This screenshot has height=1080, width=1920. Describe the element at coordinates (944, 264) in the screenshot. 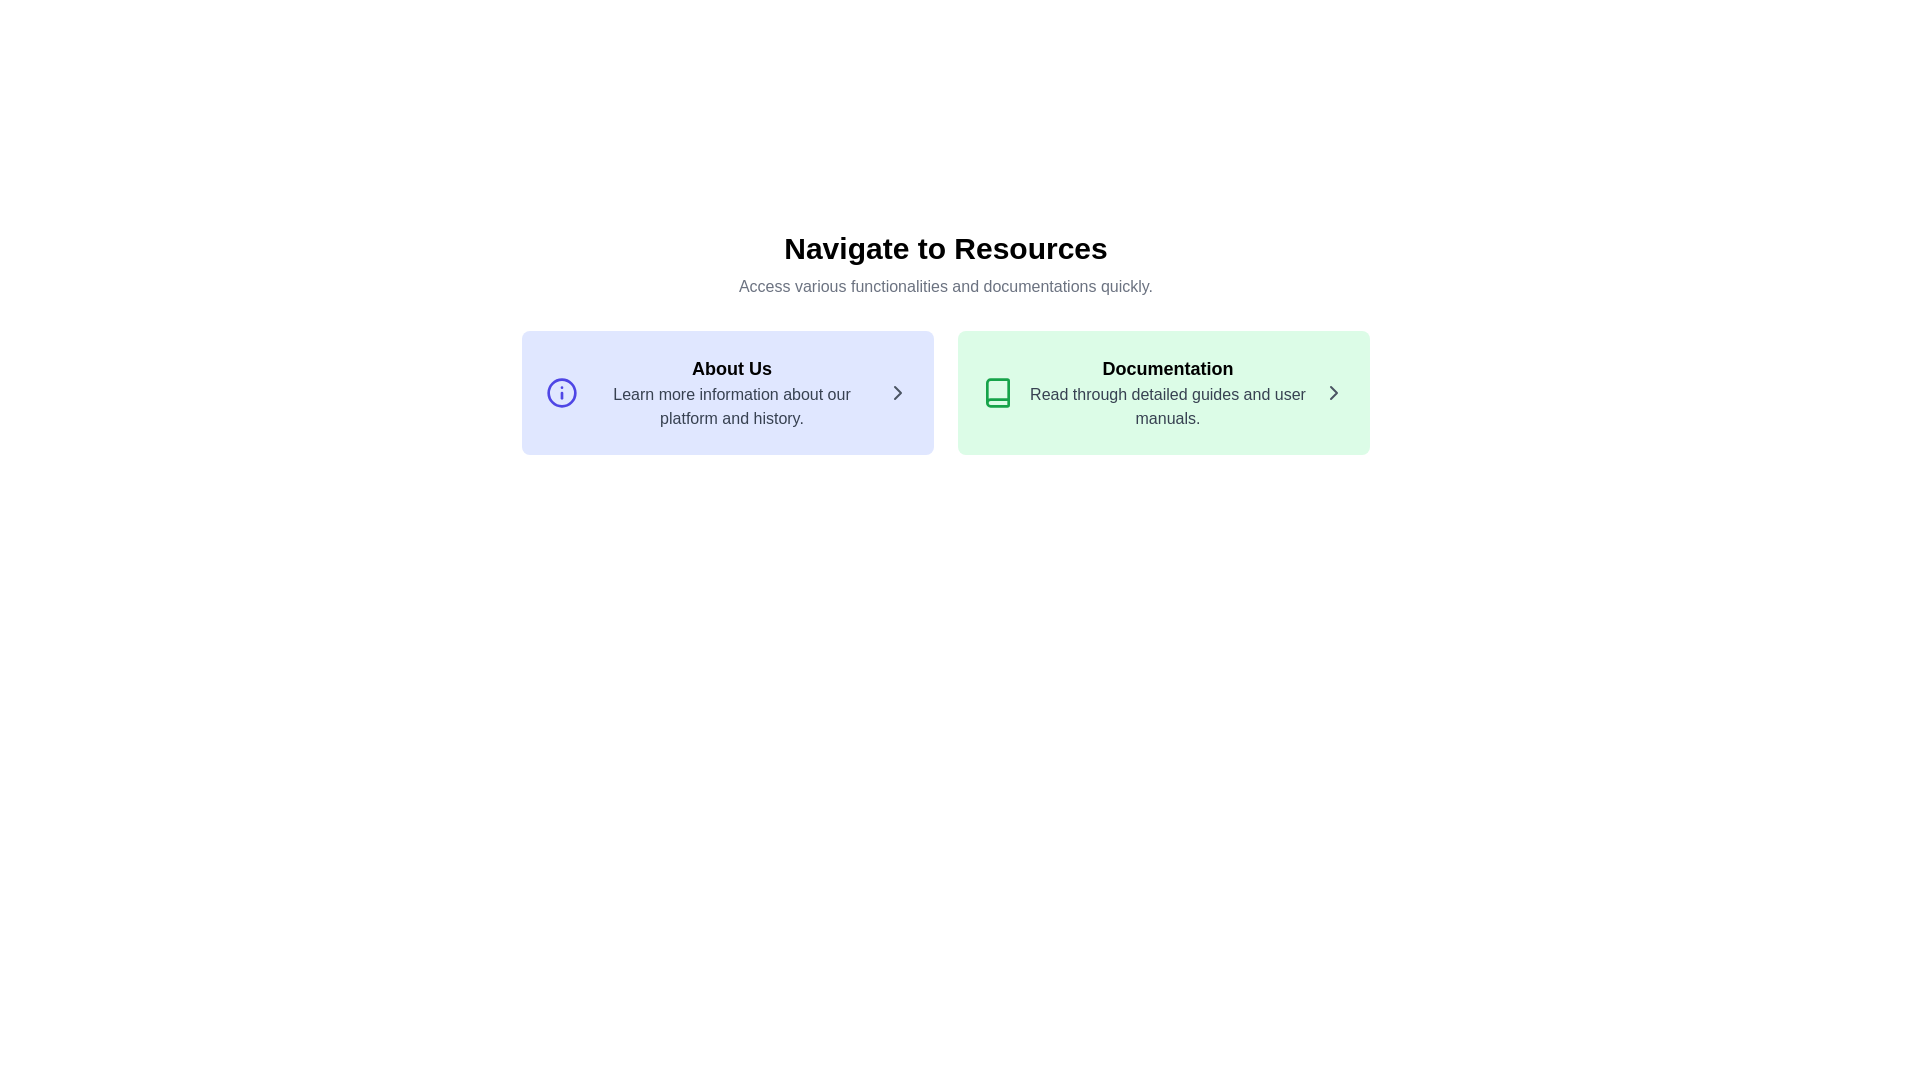

I see `text block that says 'Navigate to Resources' and 'Access various functionalities and documentations quickly.'` at that location.